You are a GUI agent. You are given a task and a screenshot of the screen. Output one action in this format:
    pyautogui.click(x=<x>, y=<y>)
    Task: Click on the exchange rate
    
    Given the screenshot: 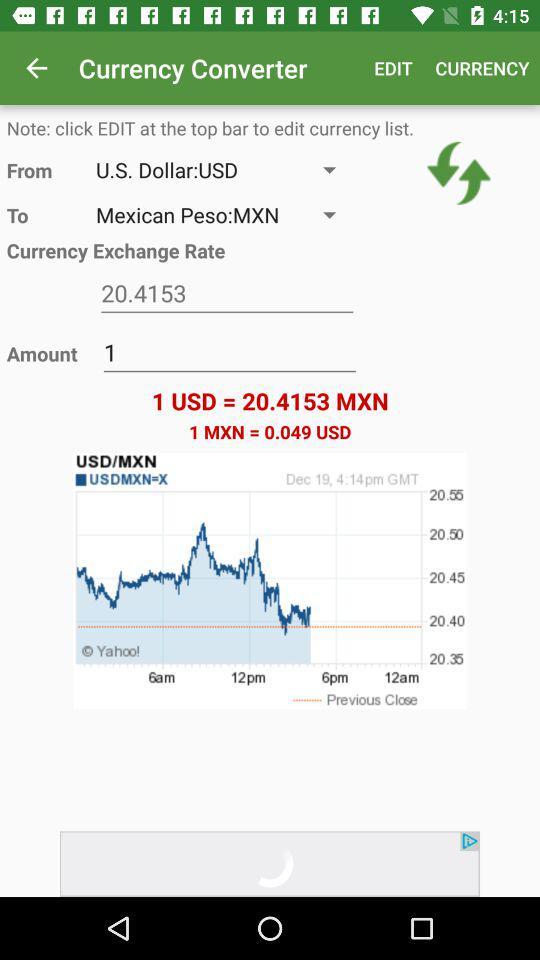 What is the action you would take?
    pyautogui.click(x=226, y=292)
    